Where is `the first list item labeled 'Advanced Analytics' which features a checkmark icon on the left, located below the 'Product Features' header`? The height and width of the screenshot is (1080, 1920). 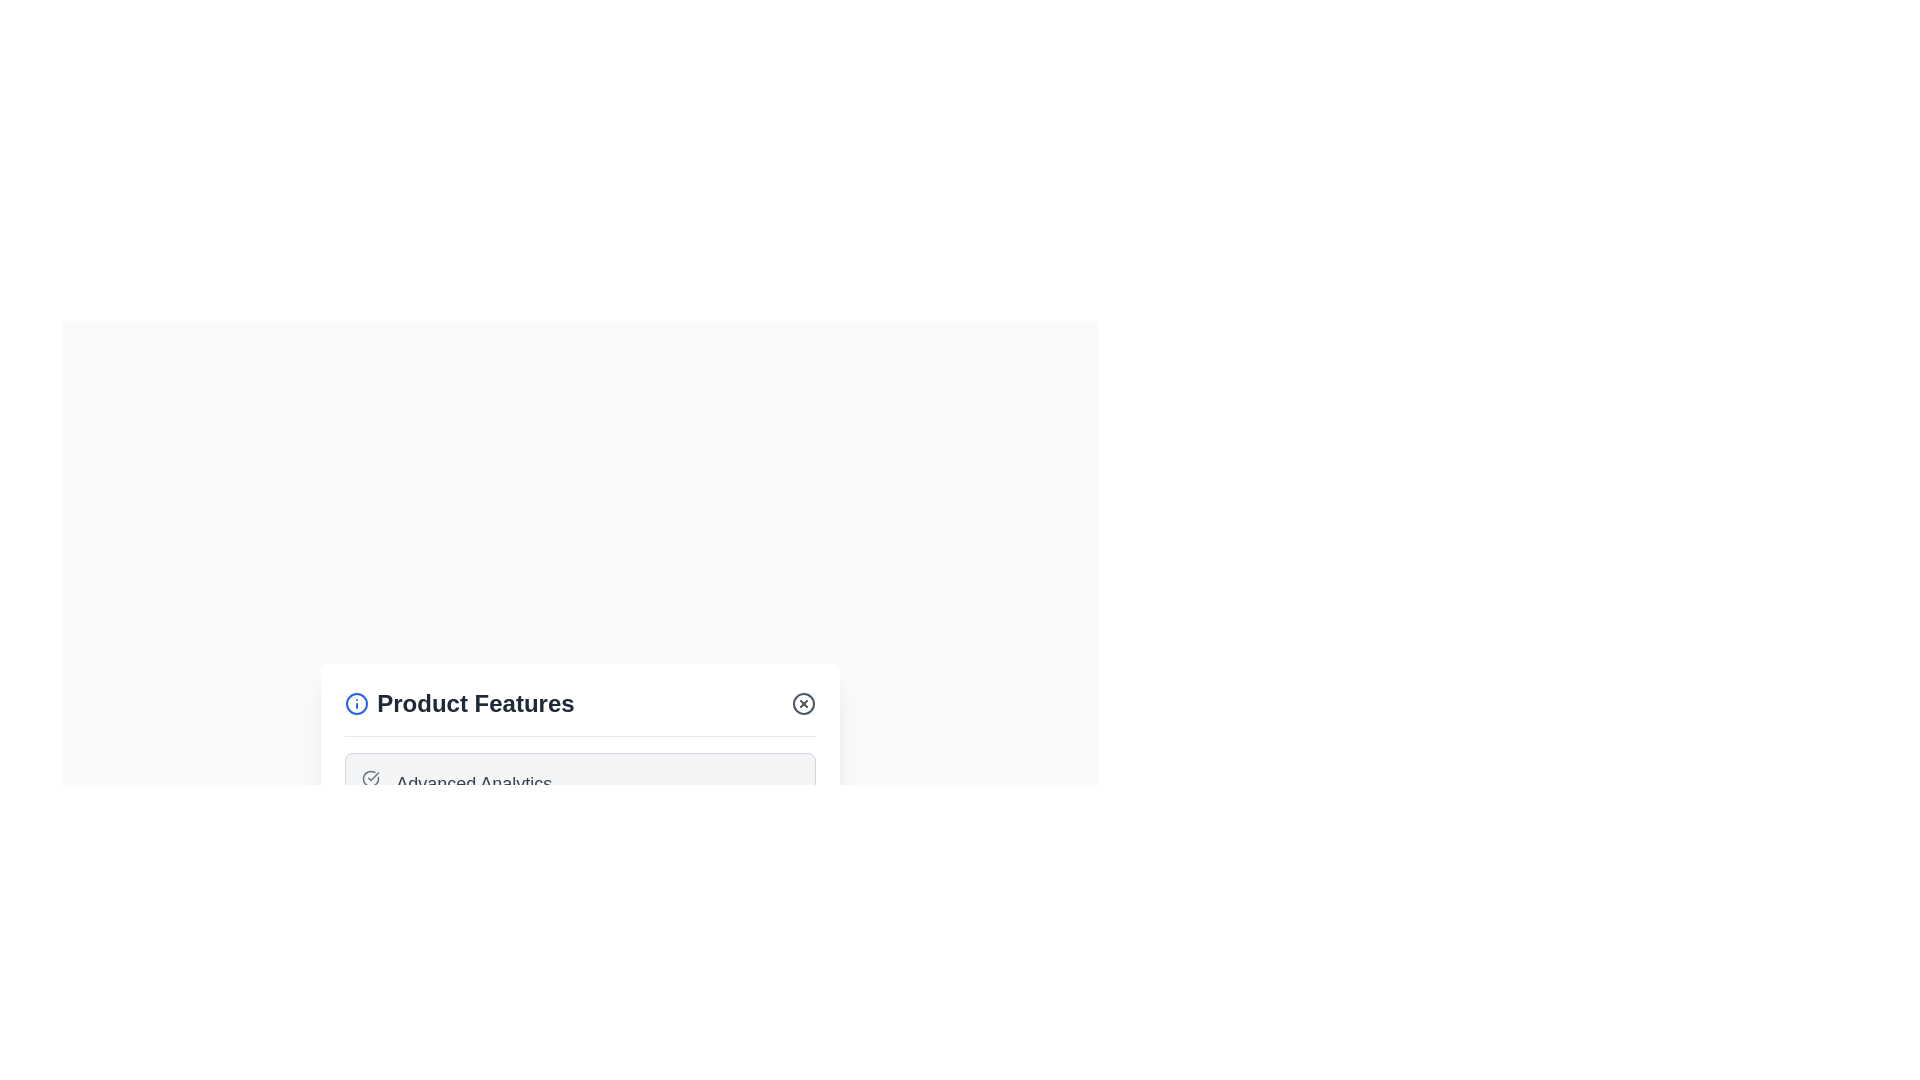 the first list item labeled 'Advanced Analytics' which features a checkmark icon on the left, located below the 'Product Features' header is located at coordinates (579, 782).